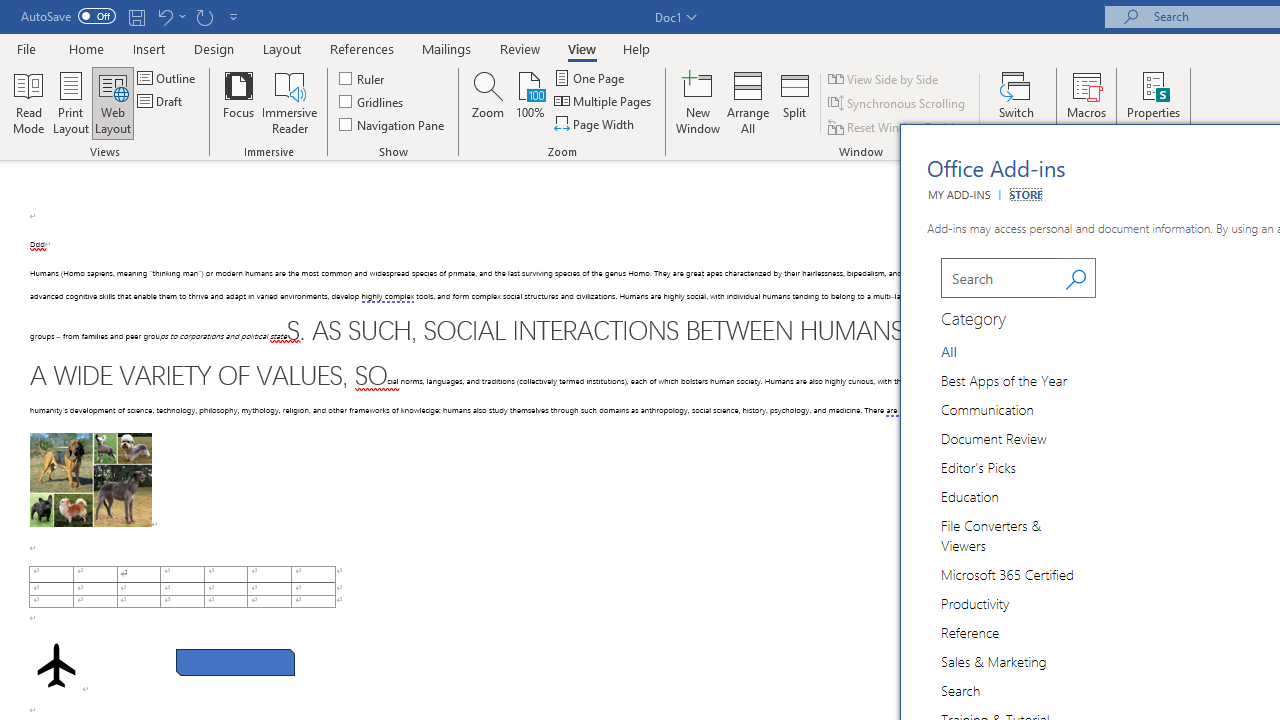  I want to click on 'One Page', so click(589, 77).